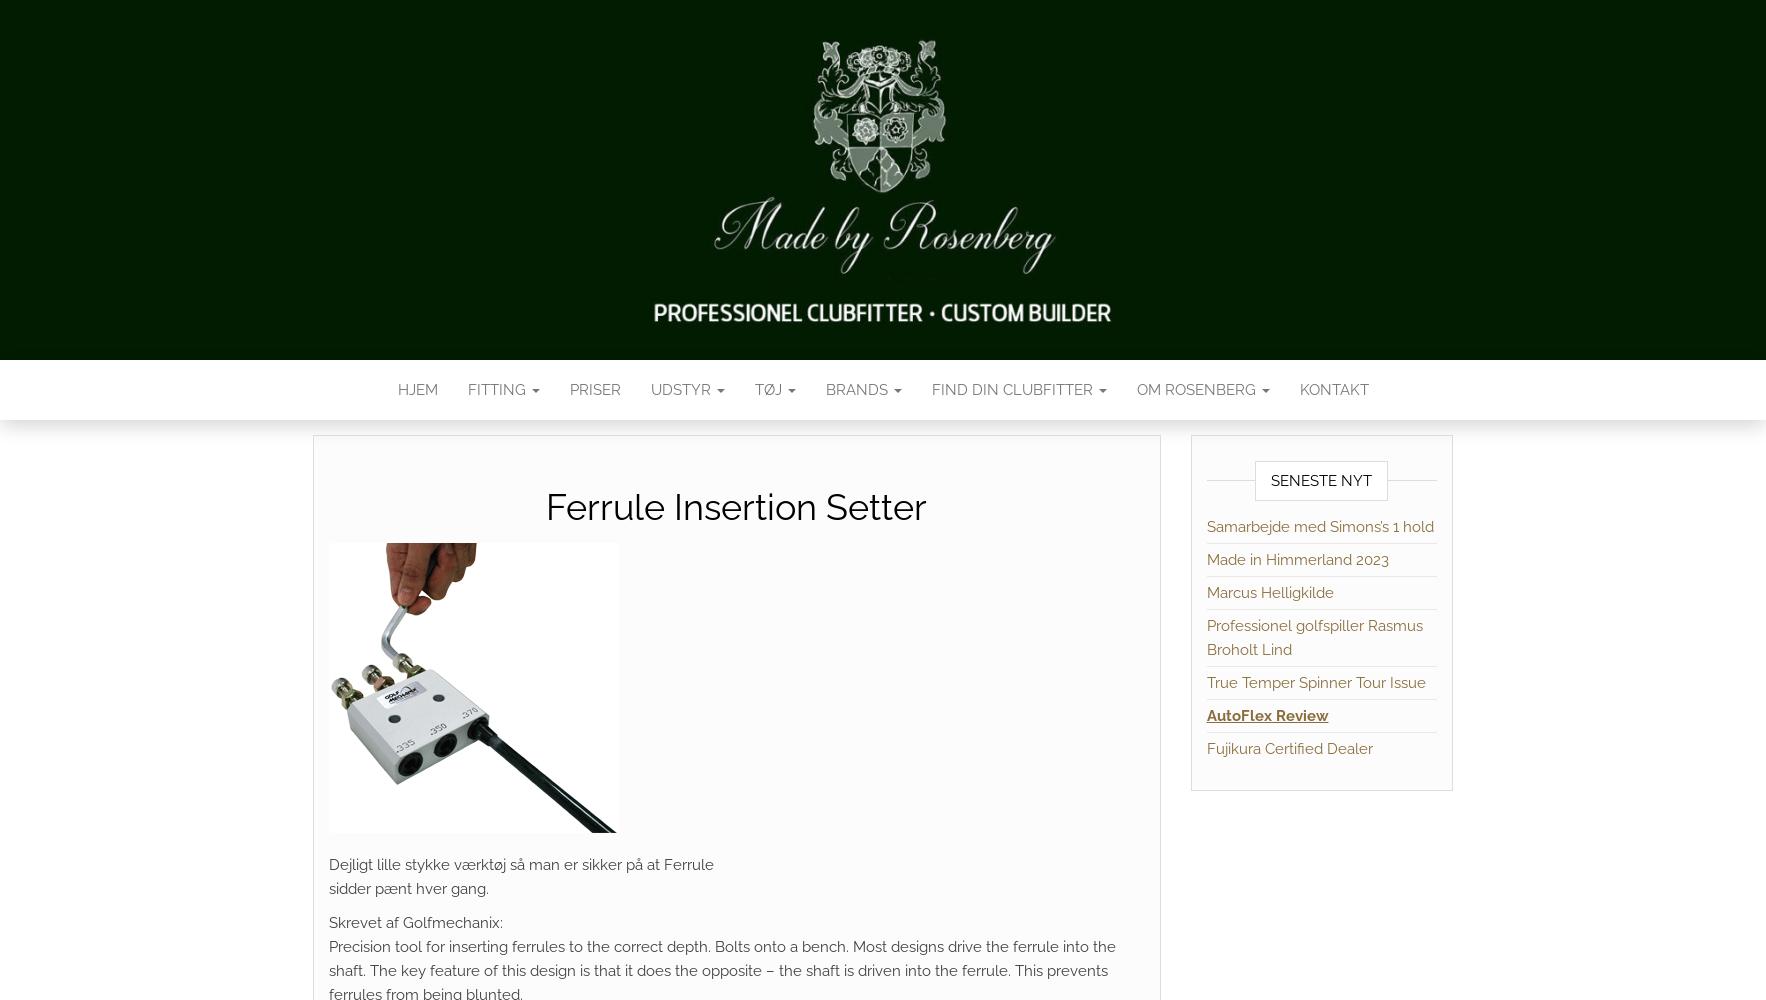 The height and width of the screenshot is (1000, 1766). Describe the element at coordinates (1012, 390) in the screenshot. I see `'Find din Clubfitter'` at that location.